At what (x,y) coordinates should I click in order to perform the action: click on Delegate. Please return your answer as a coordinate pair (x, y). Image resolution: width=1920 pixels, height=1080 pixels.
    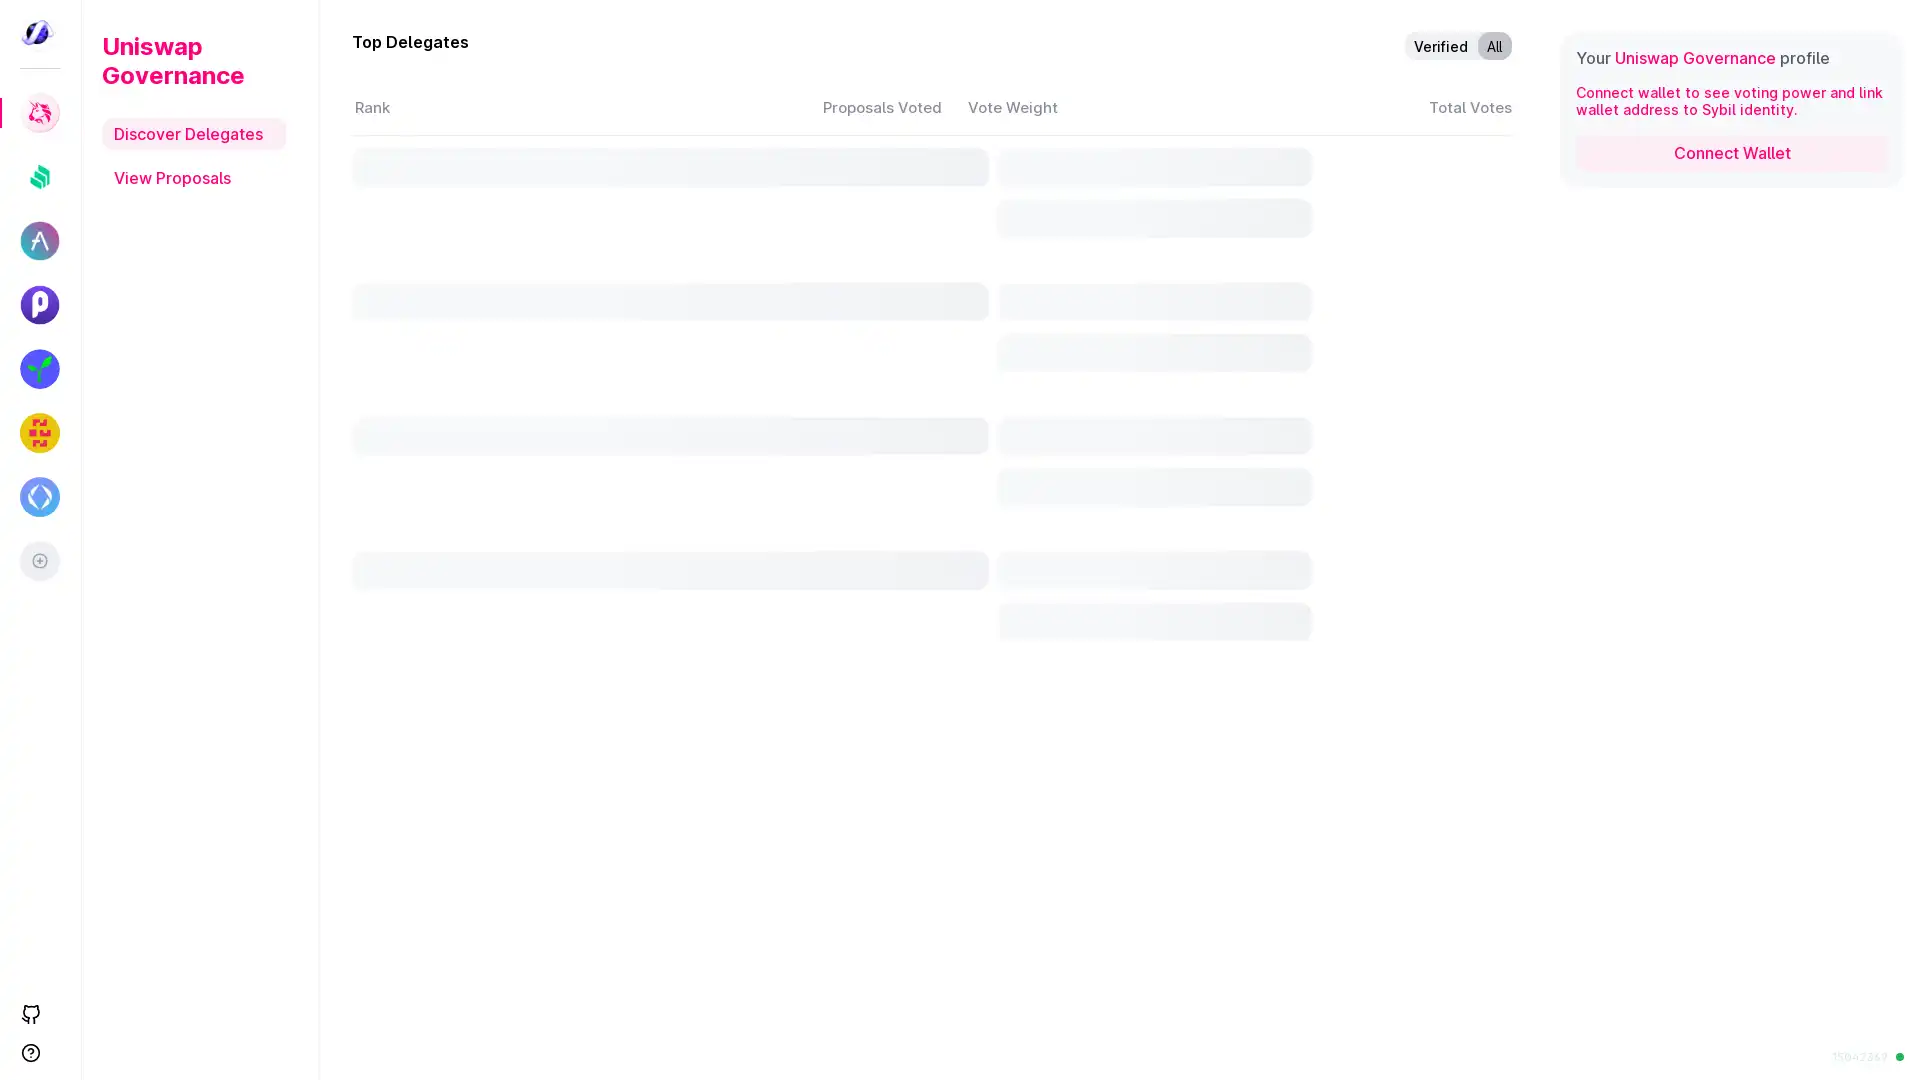
    Looking at the image, I should click on (1326, 174).